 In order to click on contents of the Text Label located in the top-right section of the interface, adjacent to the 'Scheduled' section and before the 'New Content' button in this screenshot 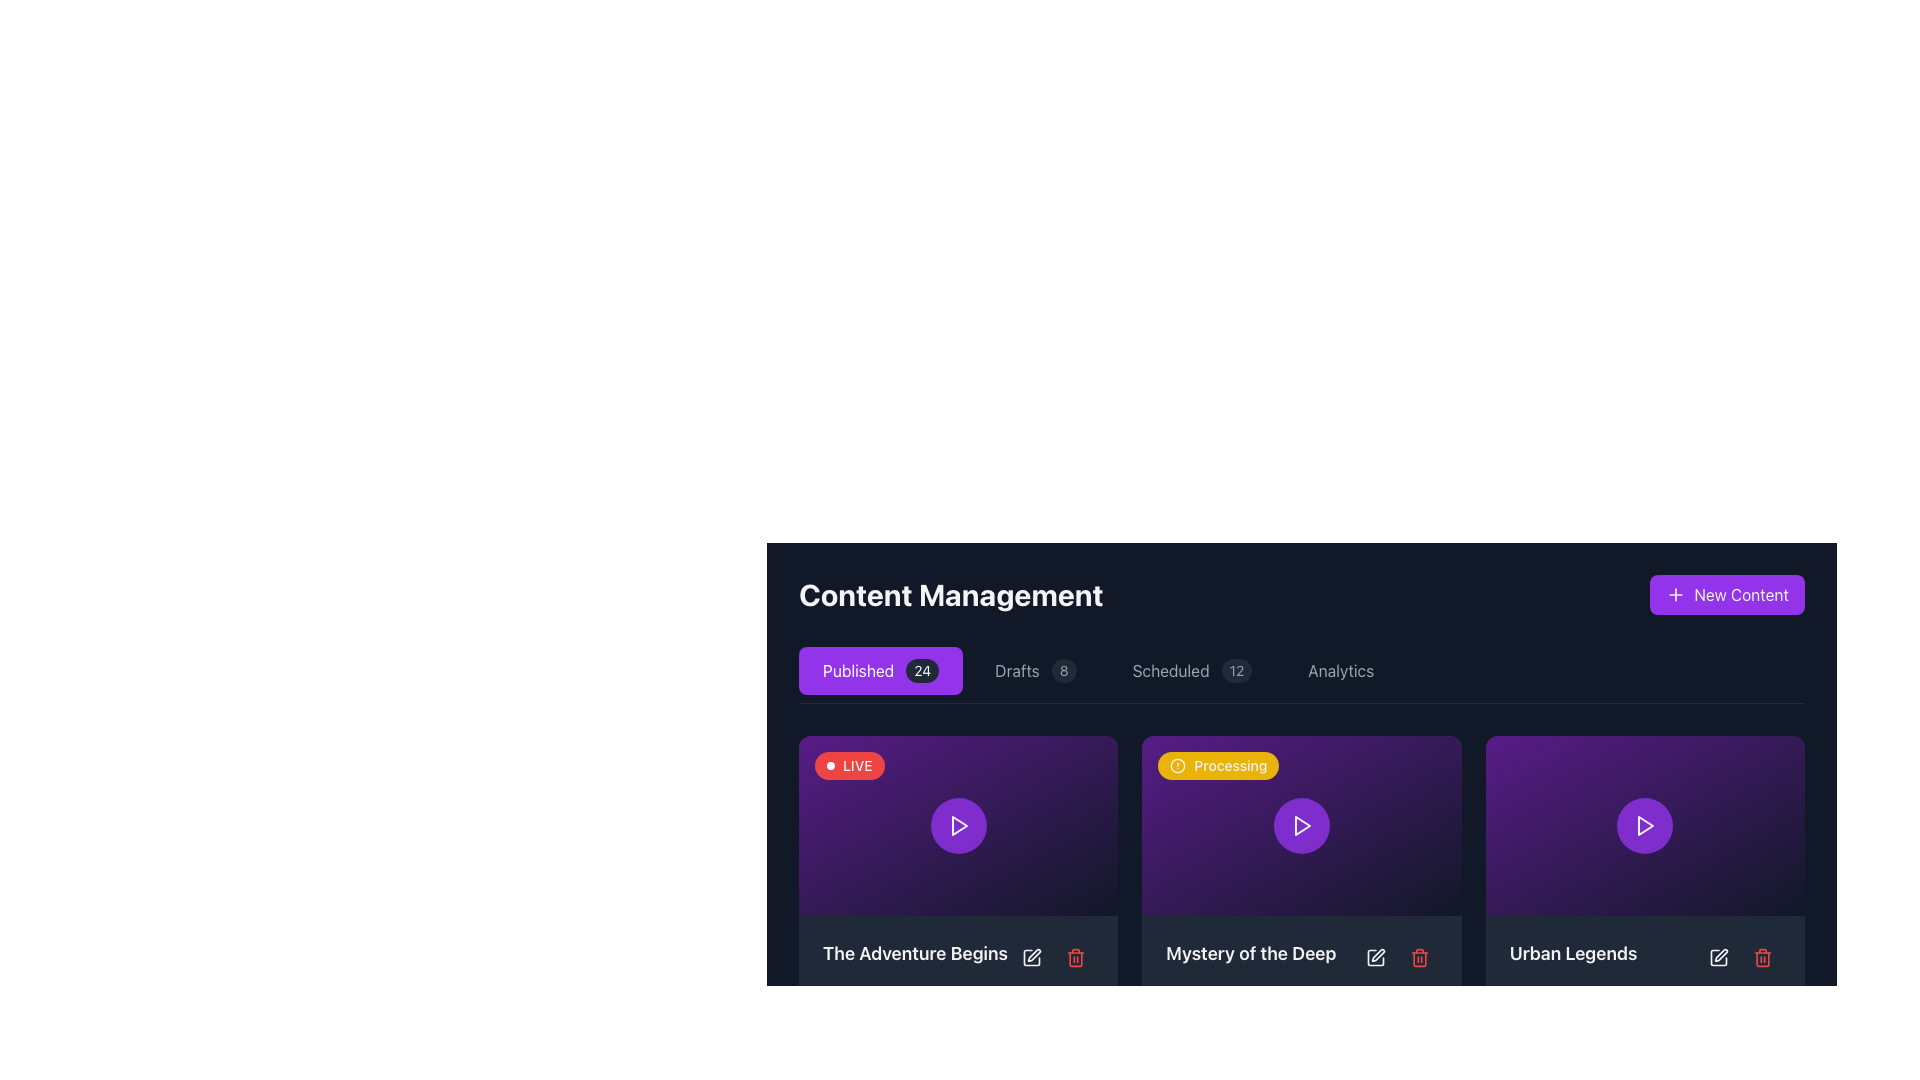, I will do `click(1341, 671)`.